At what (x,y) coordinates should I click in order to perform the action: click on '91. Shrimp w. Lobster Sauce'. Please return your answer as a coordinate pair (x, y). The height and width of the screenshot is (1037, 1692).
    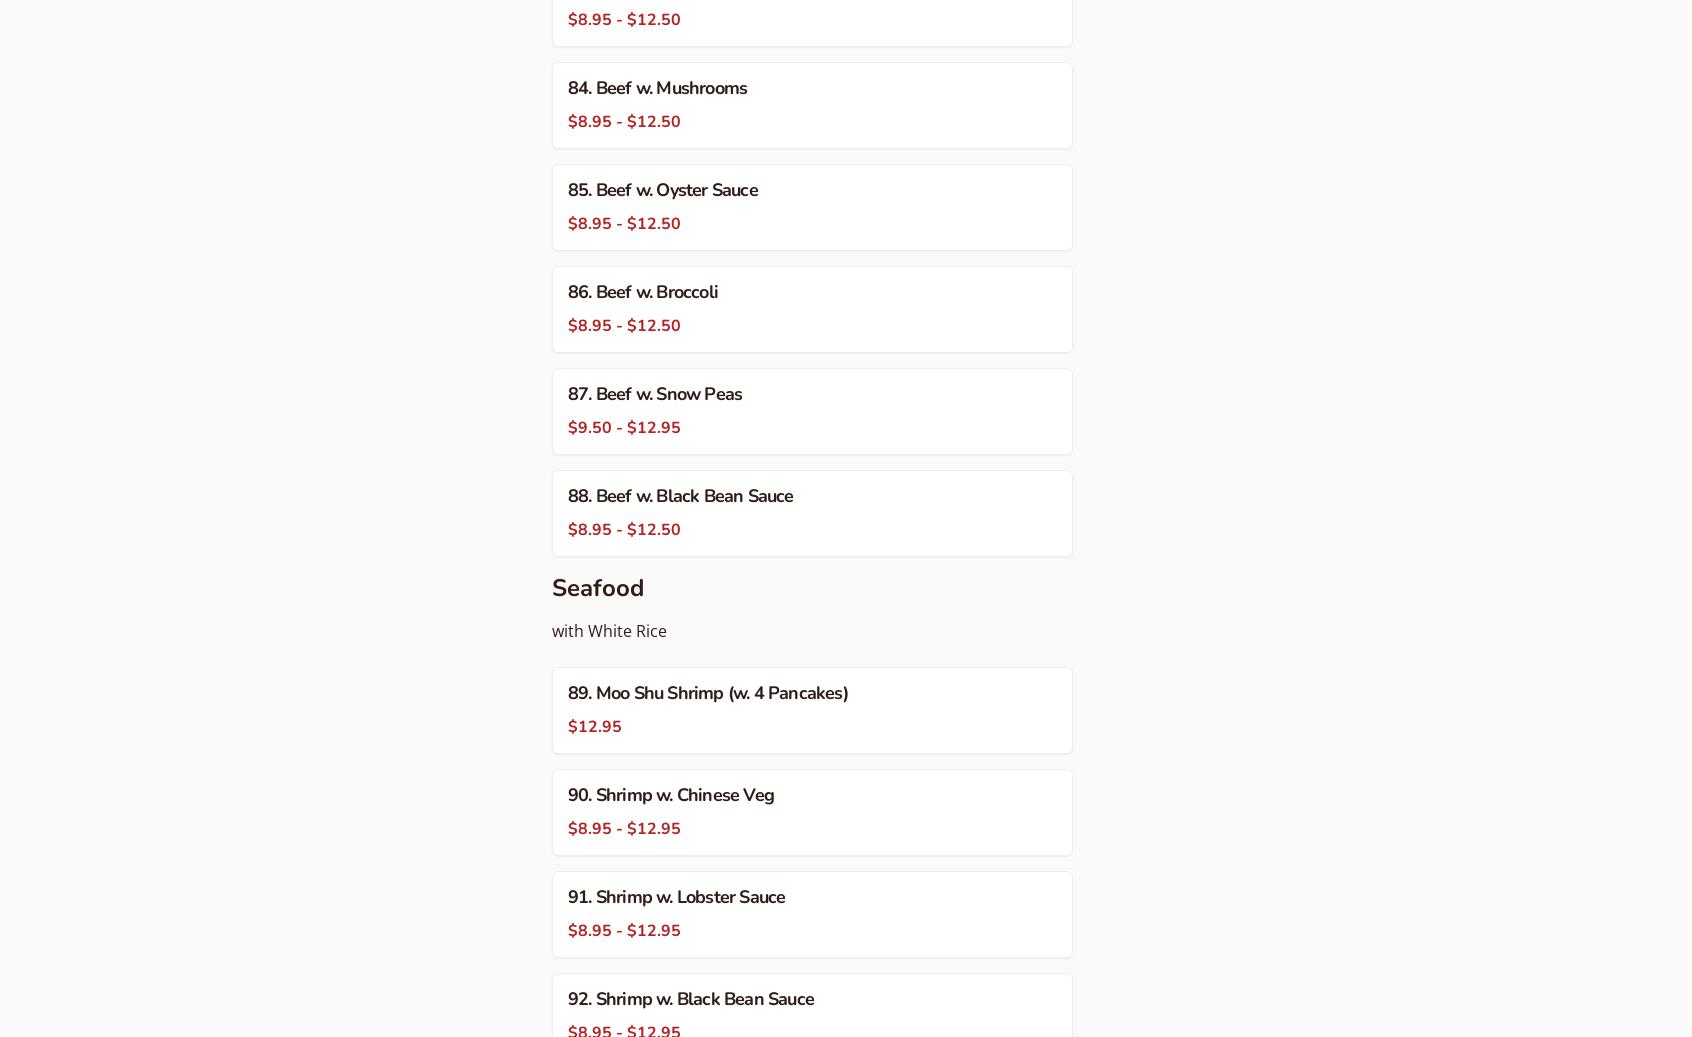
    Looking at the image, I should click on (567, 897).